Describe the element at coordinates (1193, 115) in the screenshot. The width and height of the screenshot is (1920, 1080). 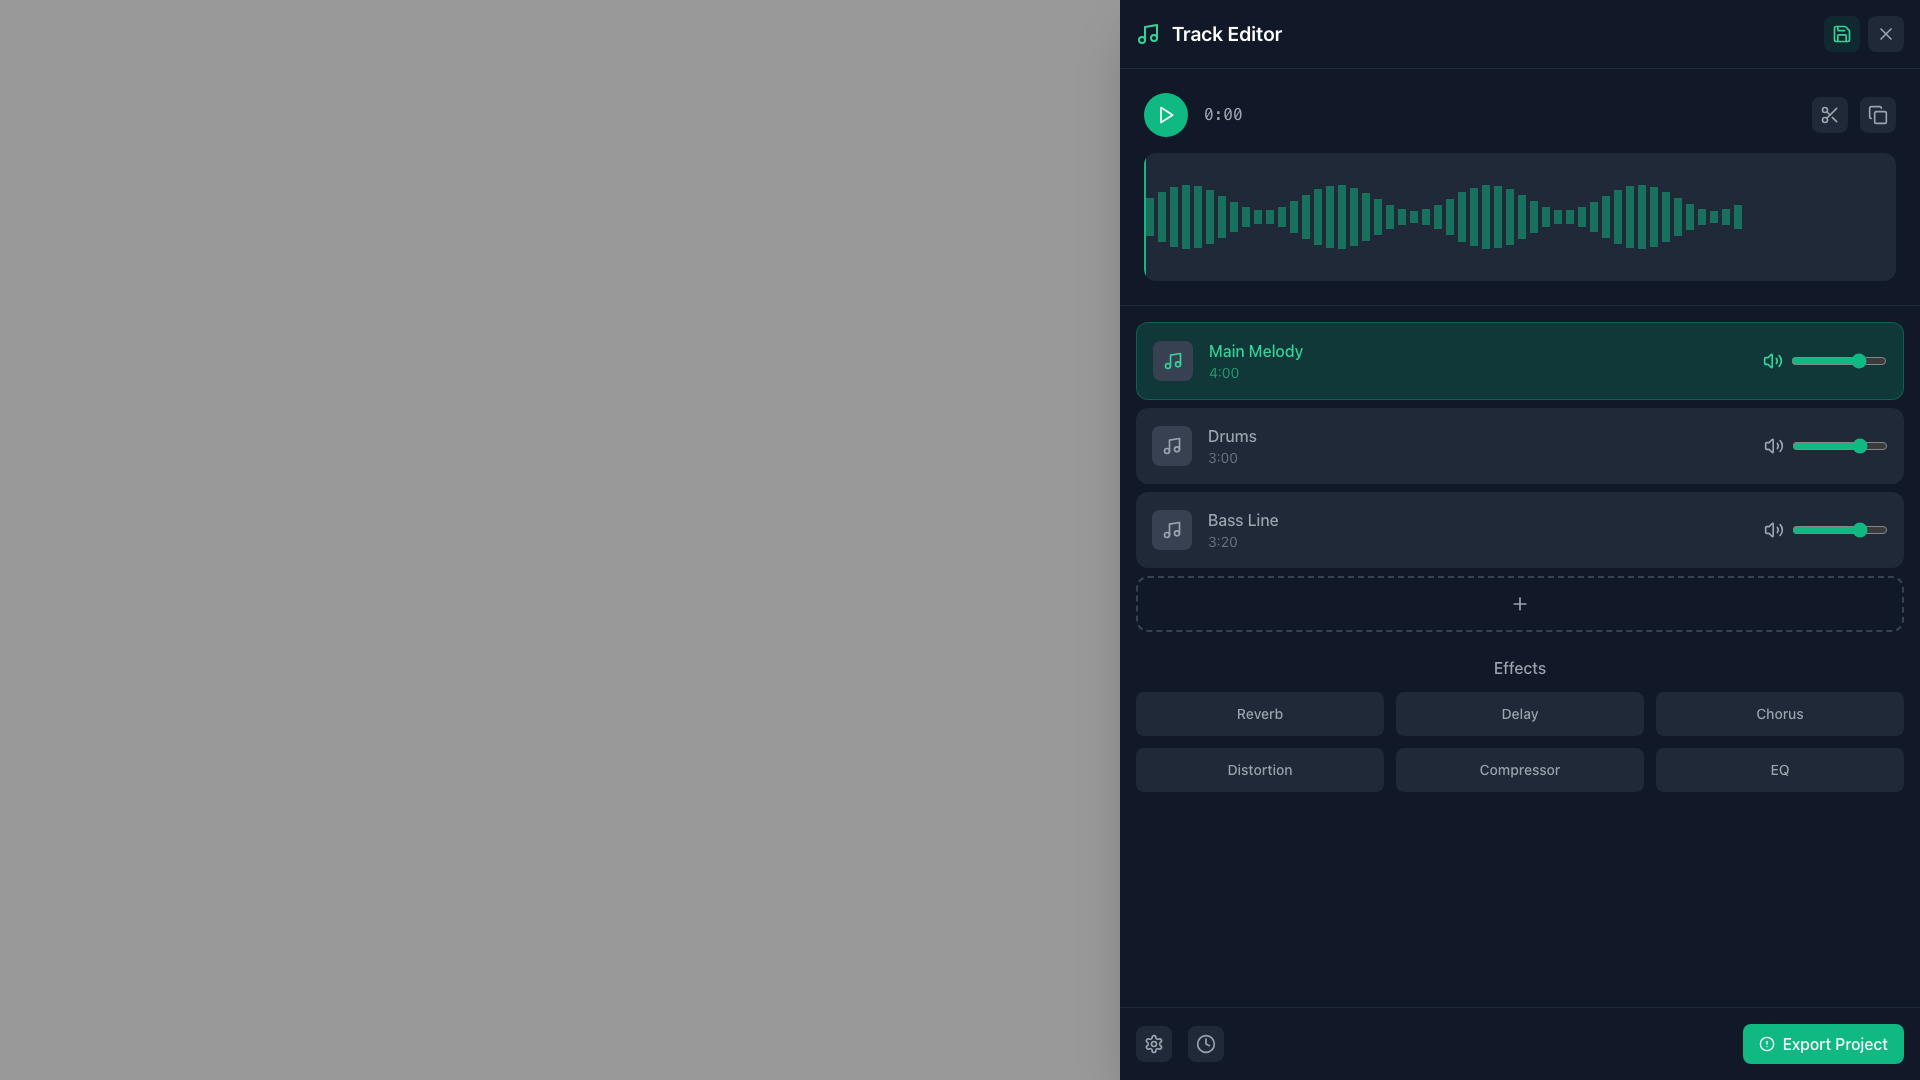
I see `the Text Display that shows the current time or position of an audio track, located in the horizontal group next to the green play button in the 'Track Editor' panel` at that location.